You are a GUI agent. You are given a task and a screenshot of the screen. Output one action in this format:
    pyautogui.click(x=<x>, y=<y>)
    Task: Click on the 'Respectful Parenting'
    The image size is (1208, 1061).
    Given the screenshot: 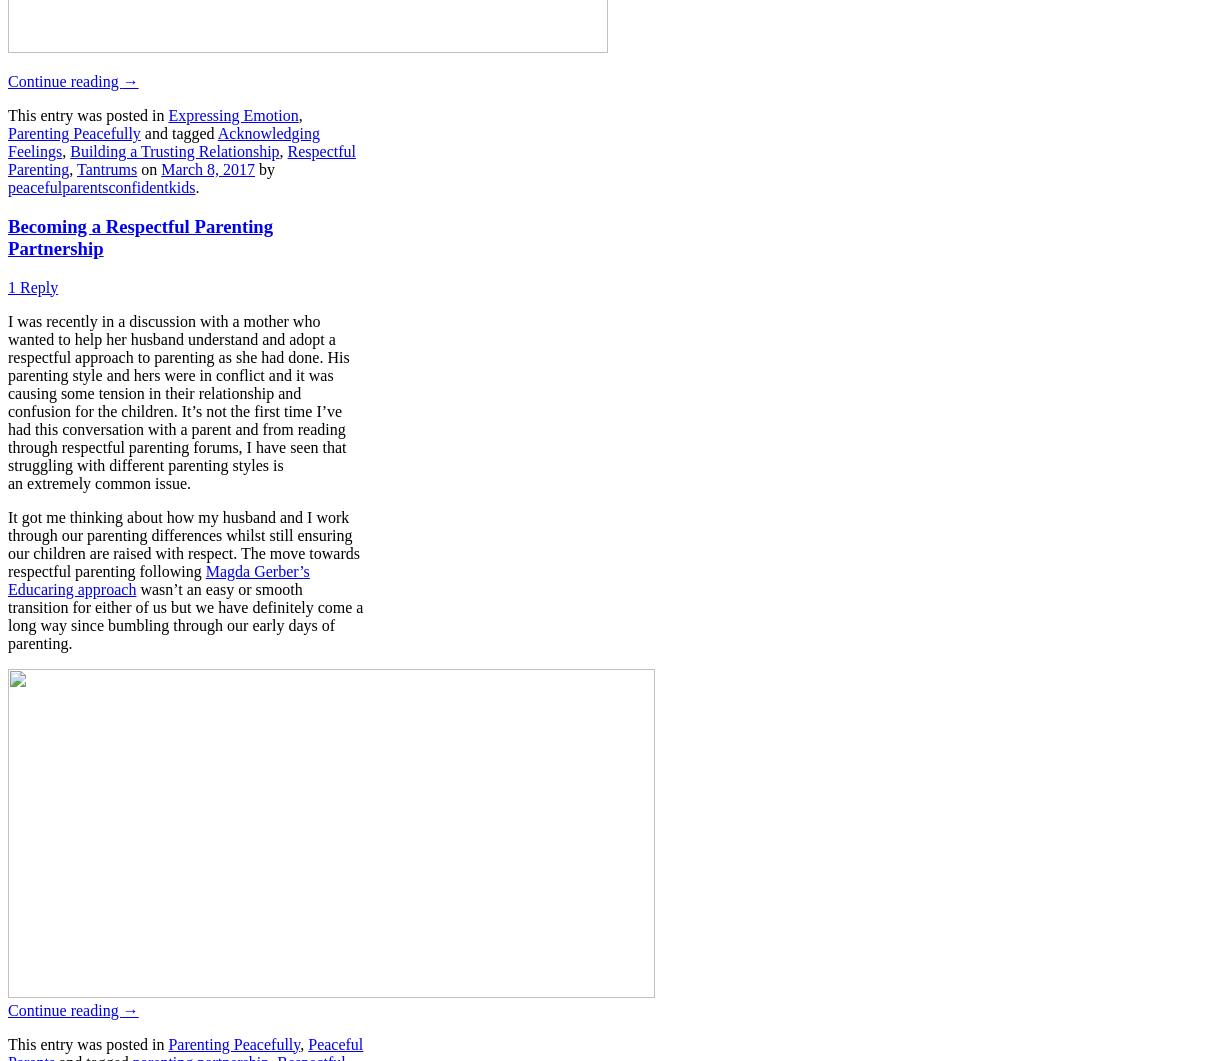 What is the action you would take?
    pyautogui.click(x=6, y=160)
    